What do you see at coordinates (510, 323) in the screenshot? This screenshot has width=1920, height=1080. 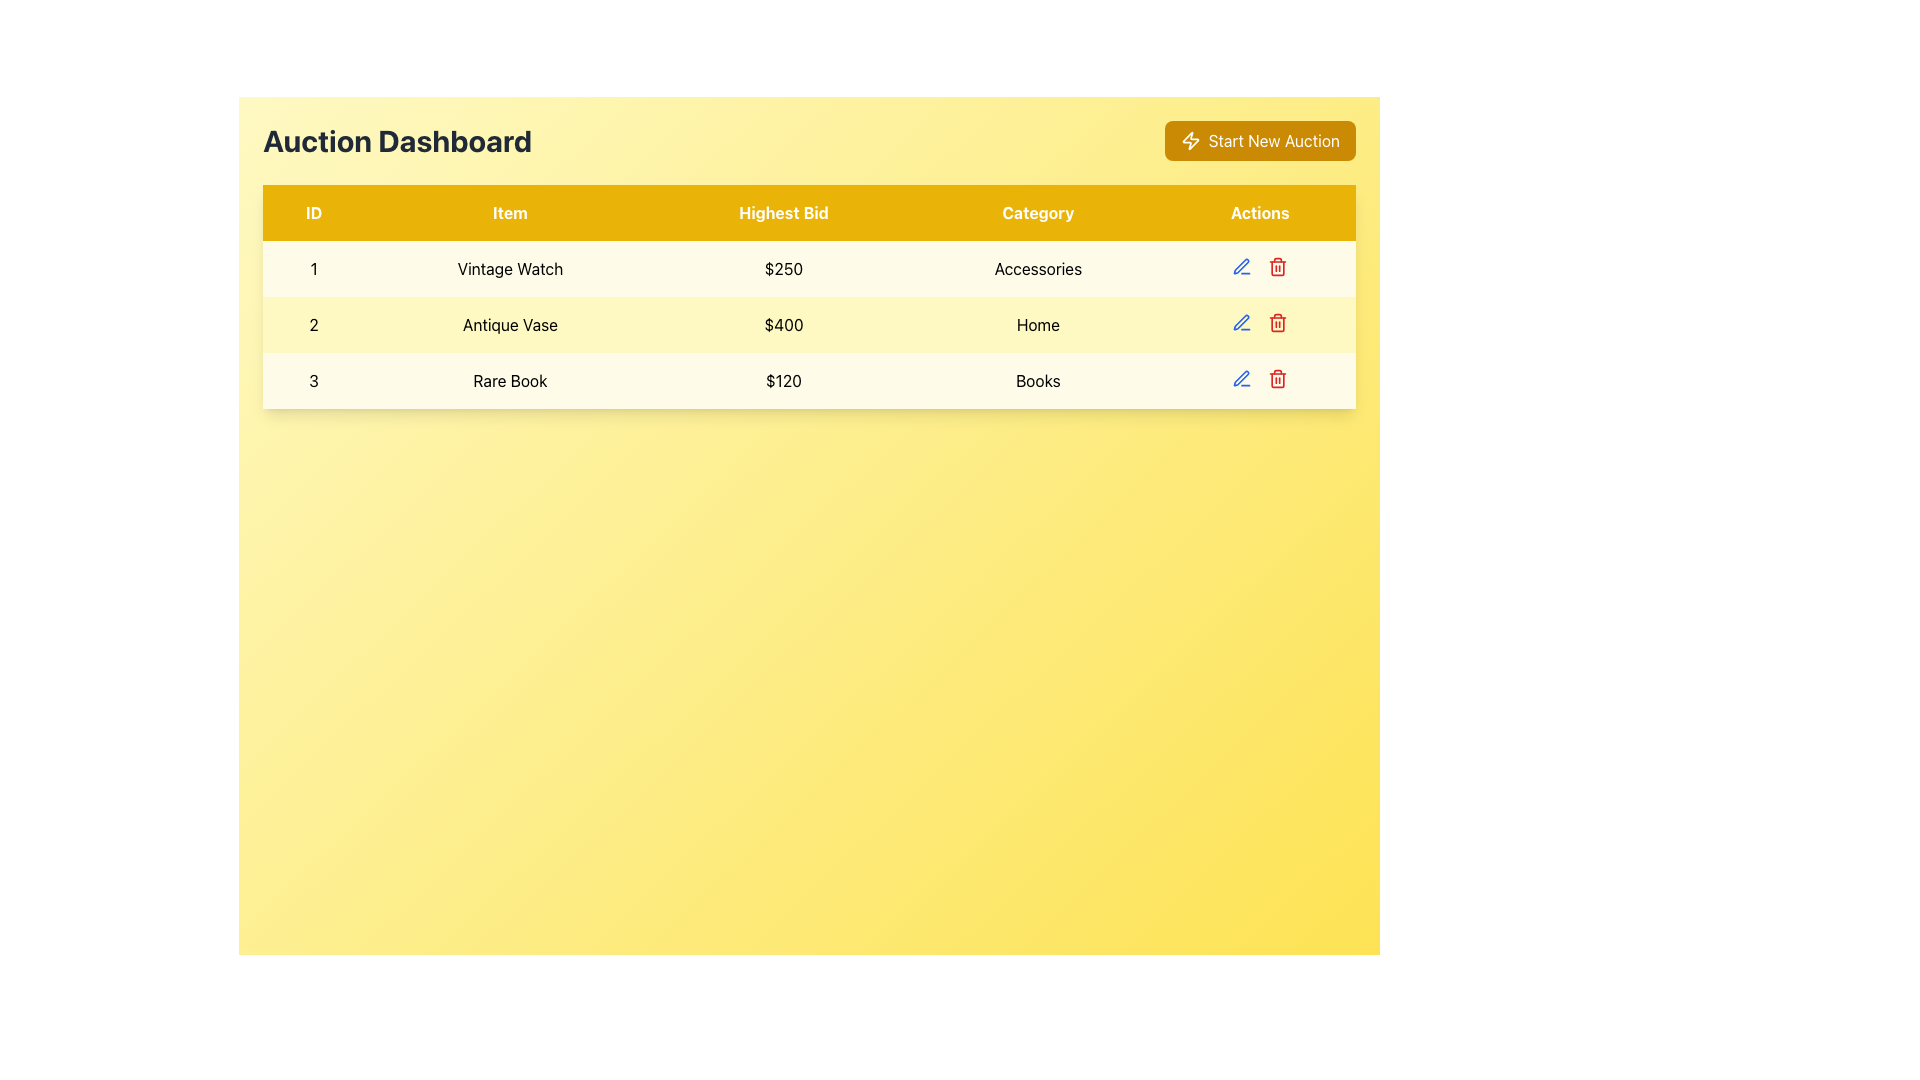 I see `text label 'Antique Vase' located in the second column under the 'Item' header in the data table, centered in the second row` at bounding box center [510, 323].